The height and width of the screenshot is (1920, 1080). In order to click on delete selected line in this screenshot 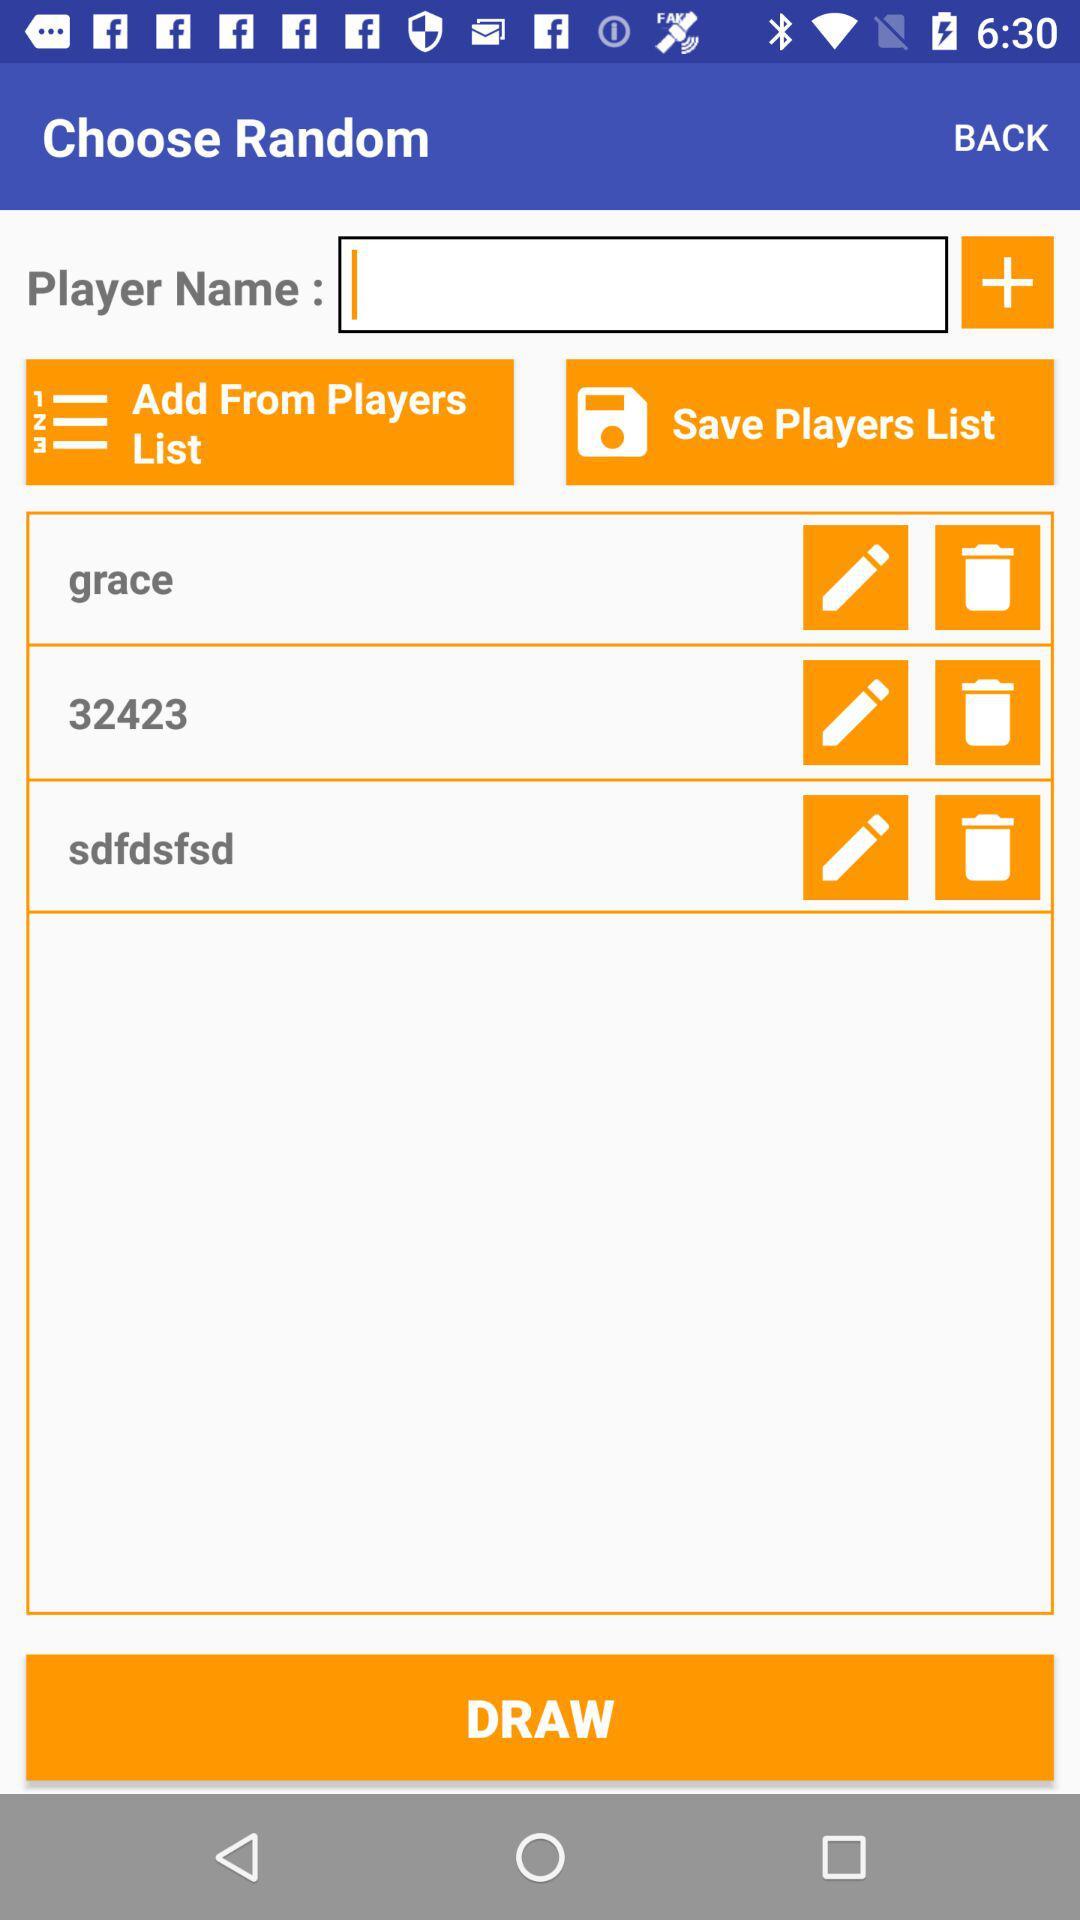, I will do `click(986, 712)`.